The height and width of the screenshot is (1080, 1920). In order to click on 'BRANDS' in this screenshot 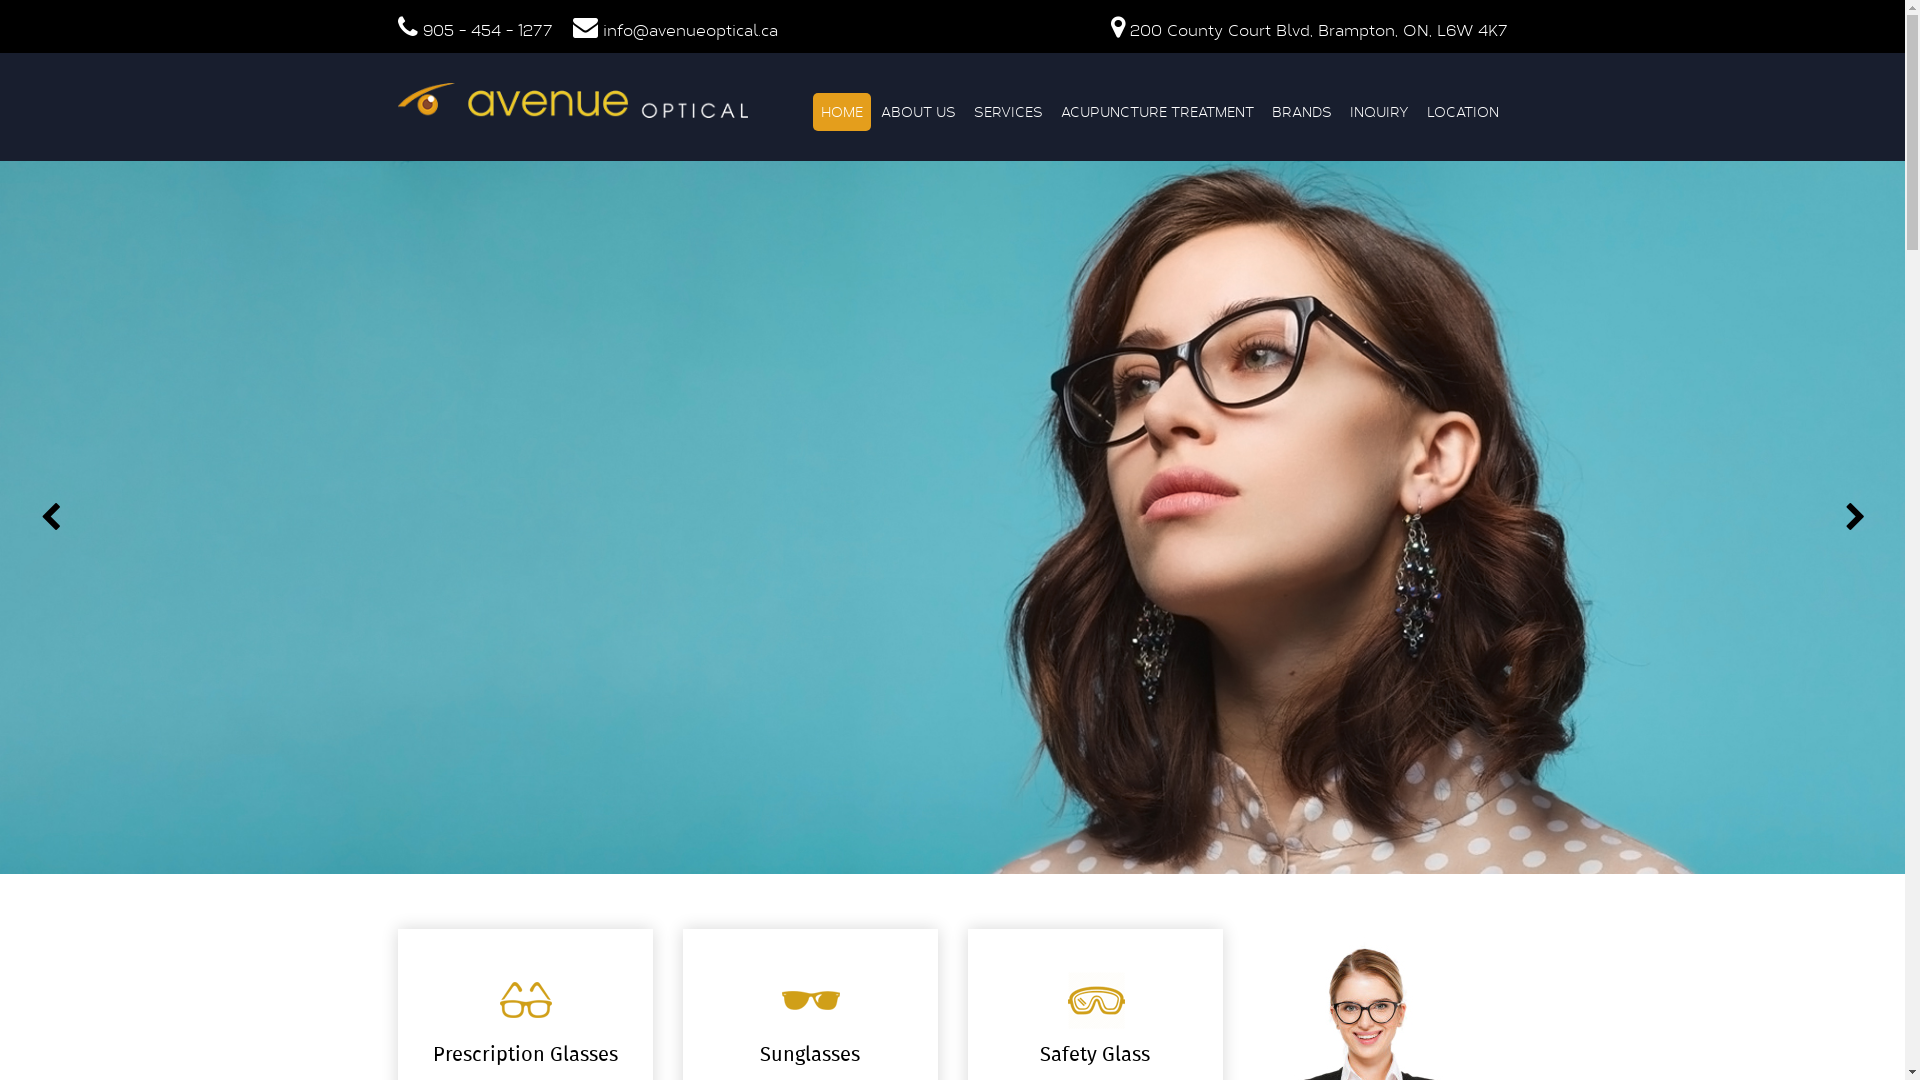, I will do `click(1262, 111)`.